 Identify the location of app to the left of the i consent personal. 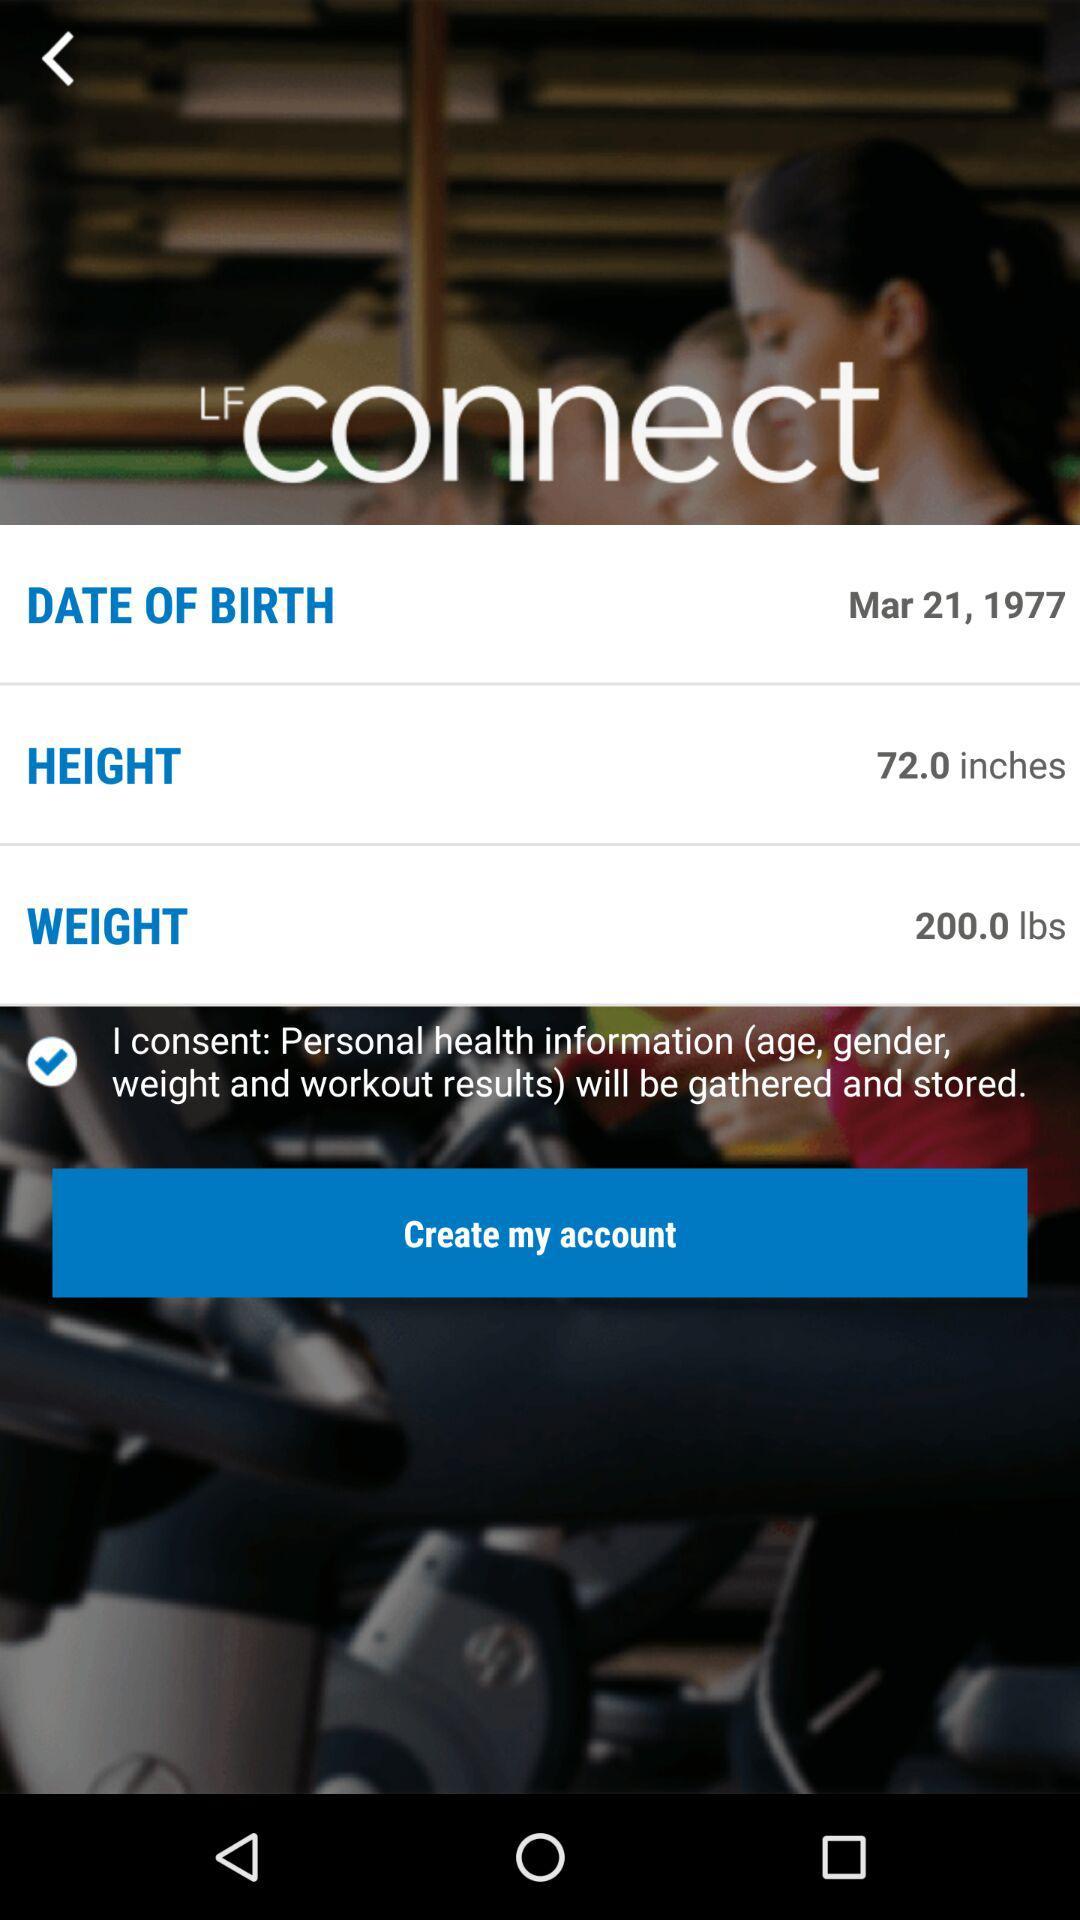
(68, 1060).